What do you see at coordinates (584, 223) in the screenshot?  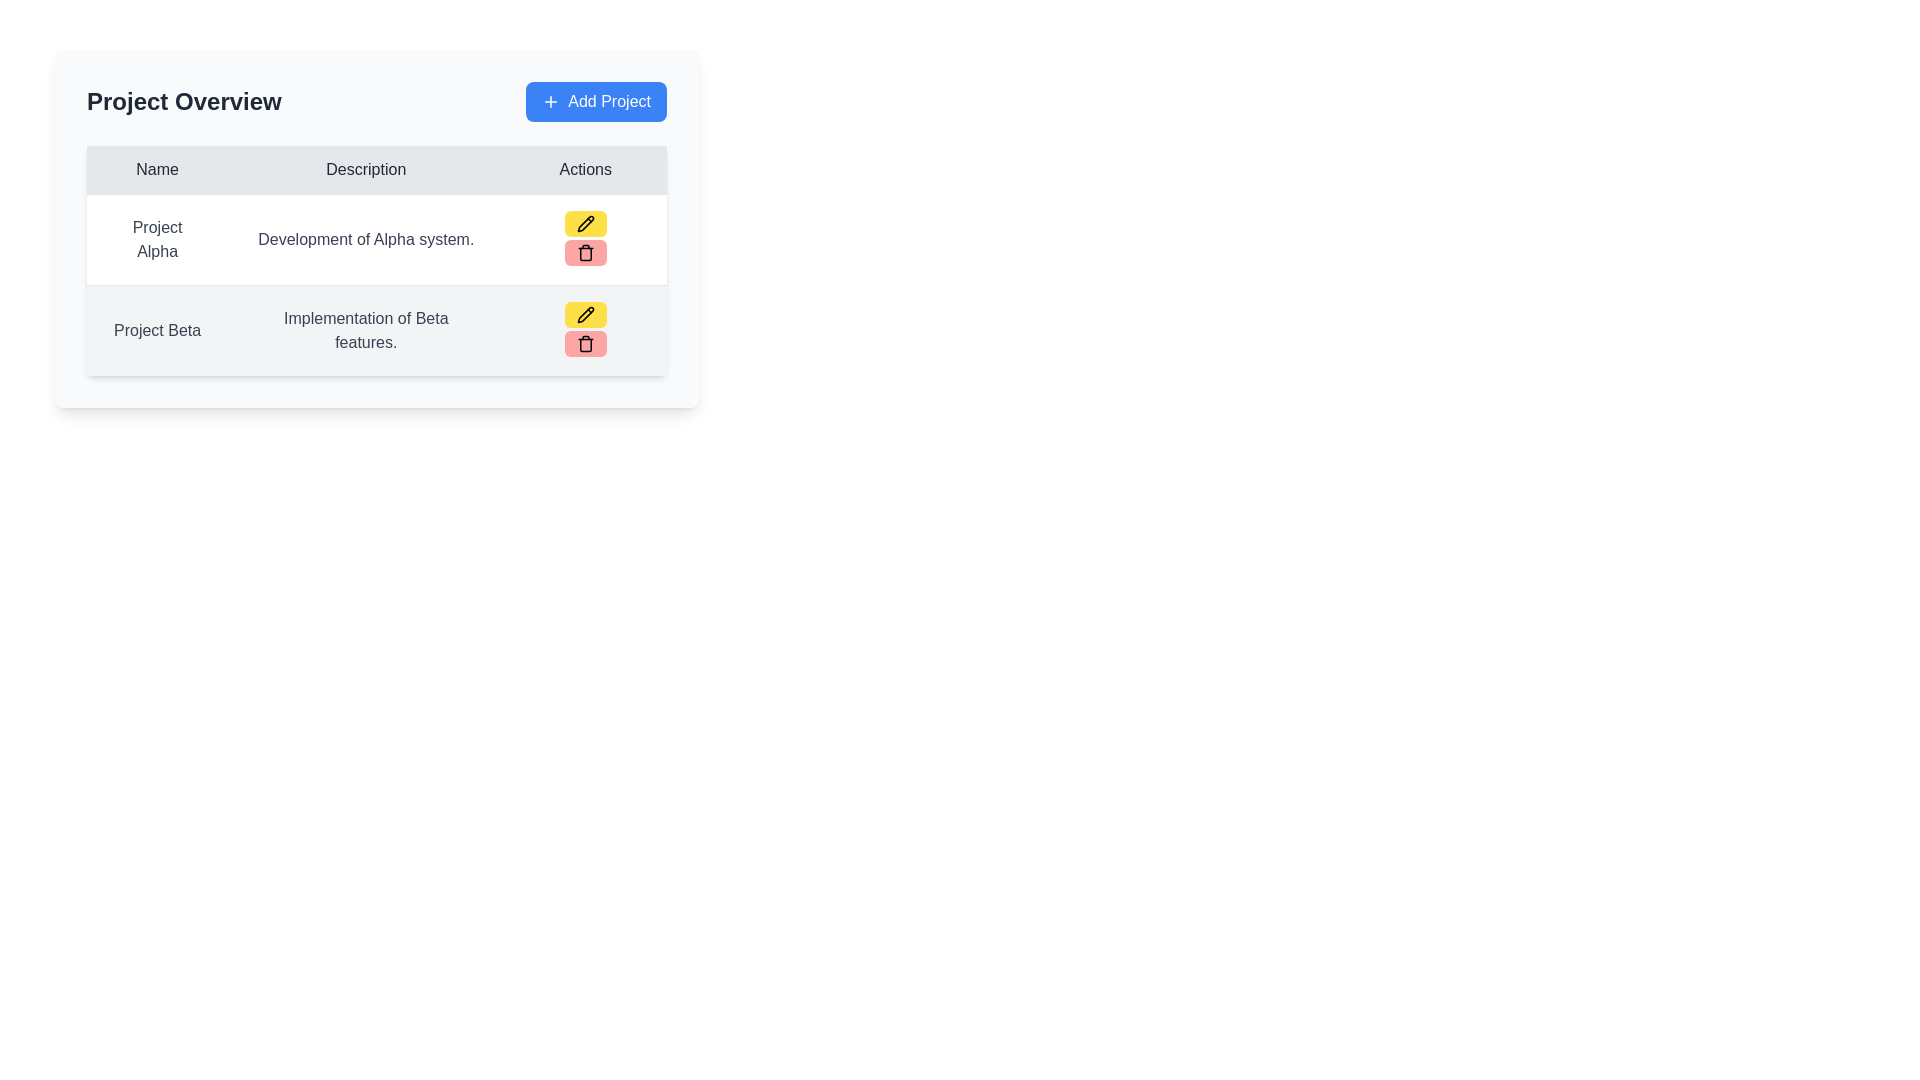 I see `the edit button located in the 'Actions' column of the first row in the table for the 'Project Alpha' entry to initiate editing` at bounding box center [584, 223].